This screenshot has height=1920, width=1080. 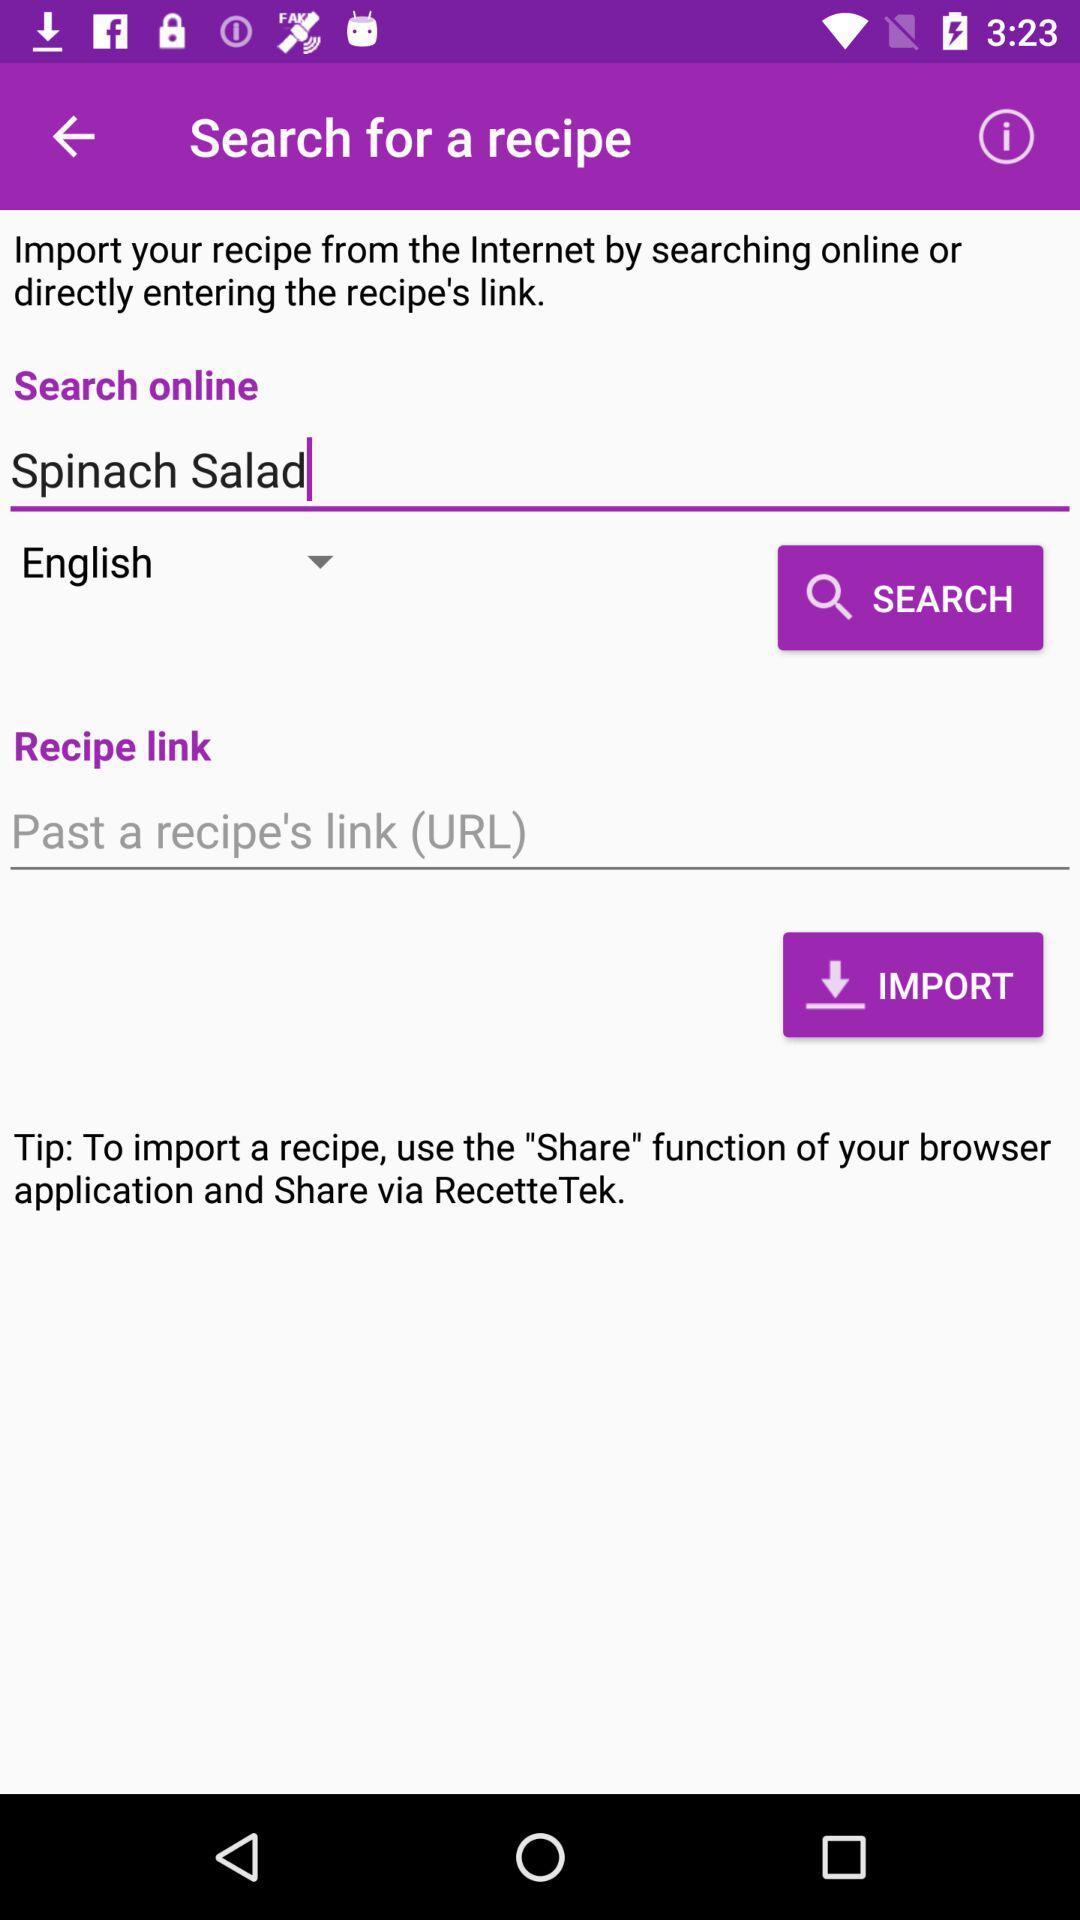 What do you see at coordinates (1006, 135) in the screenshot?
I see `item above import your recipe` at bounding box center [1006, 135].